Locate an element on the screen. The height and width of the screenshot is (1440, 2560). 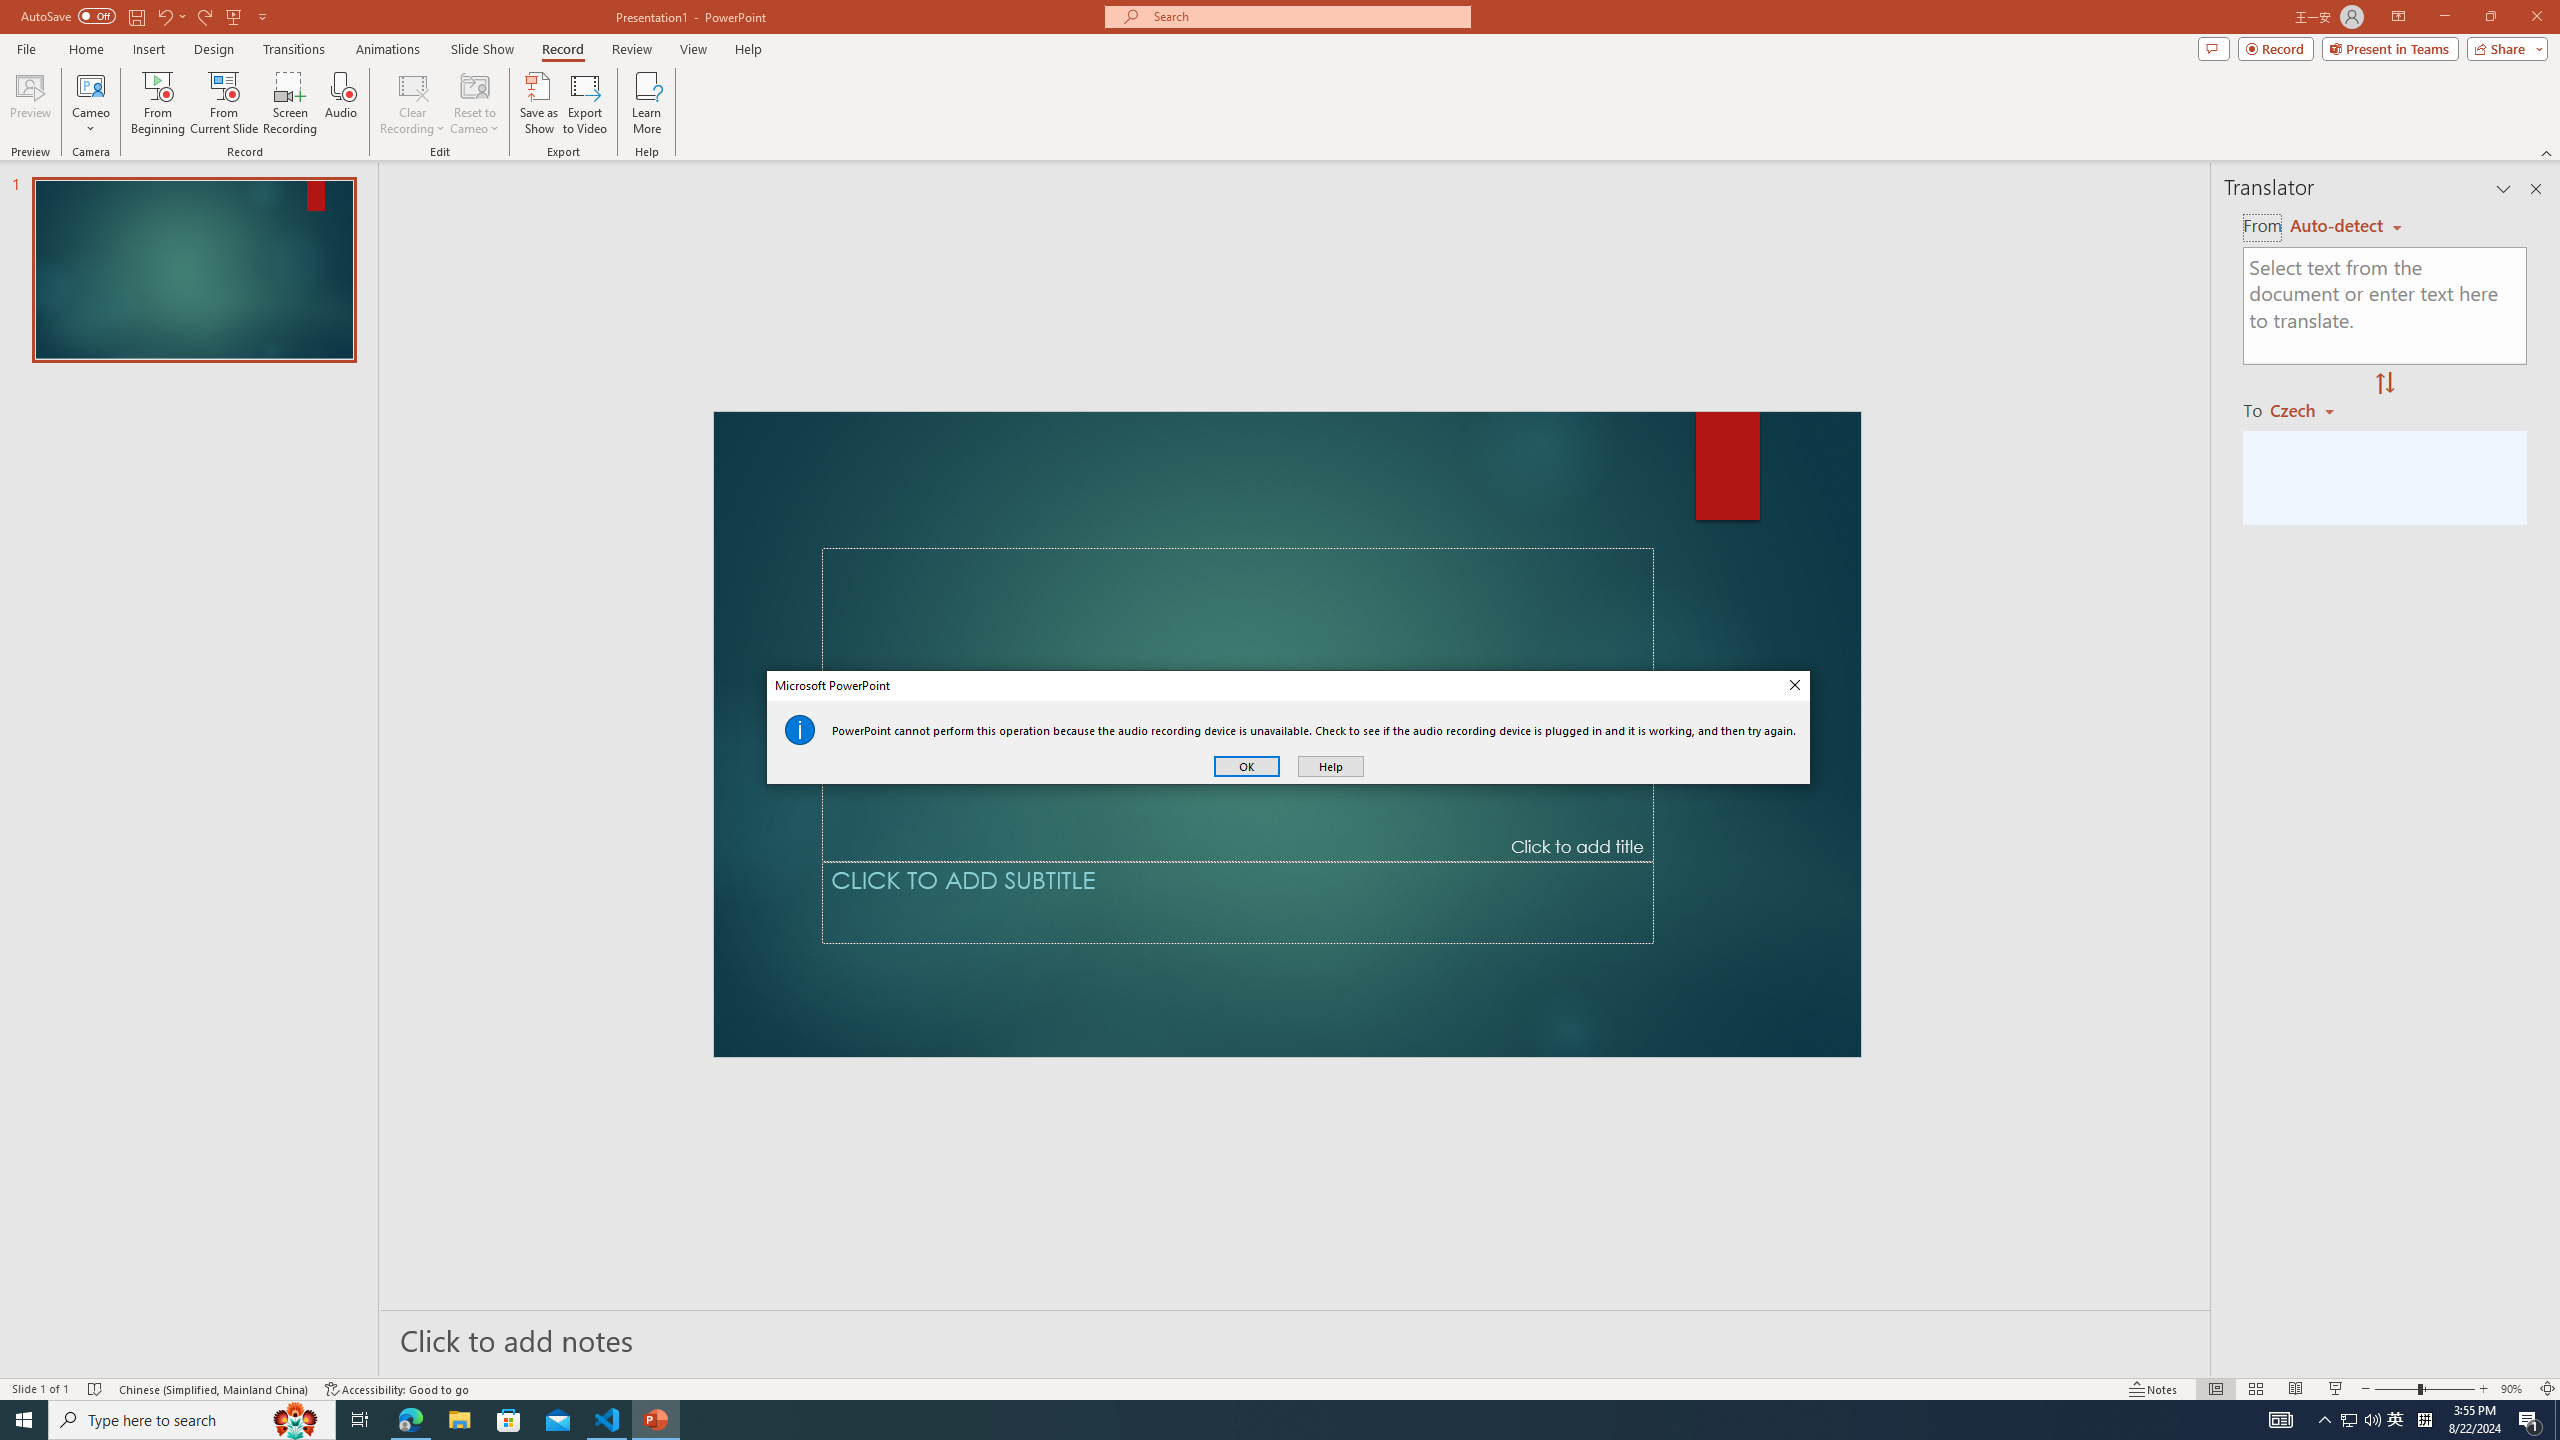
'Reset to Cameo' is located at coordinates (473, 103).